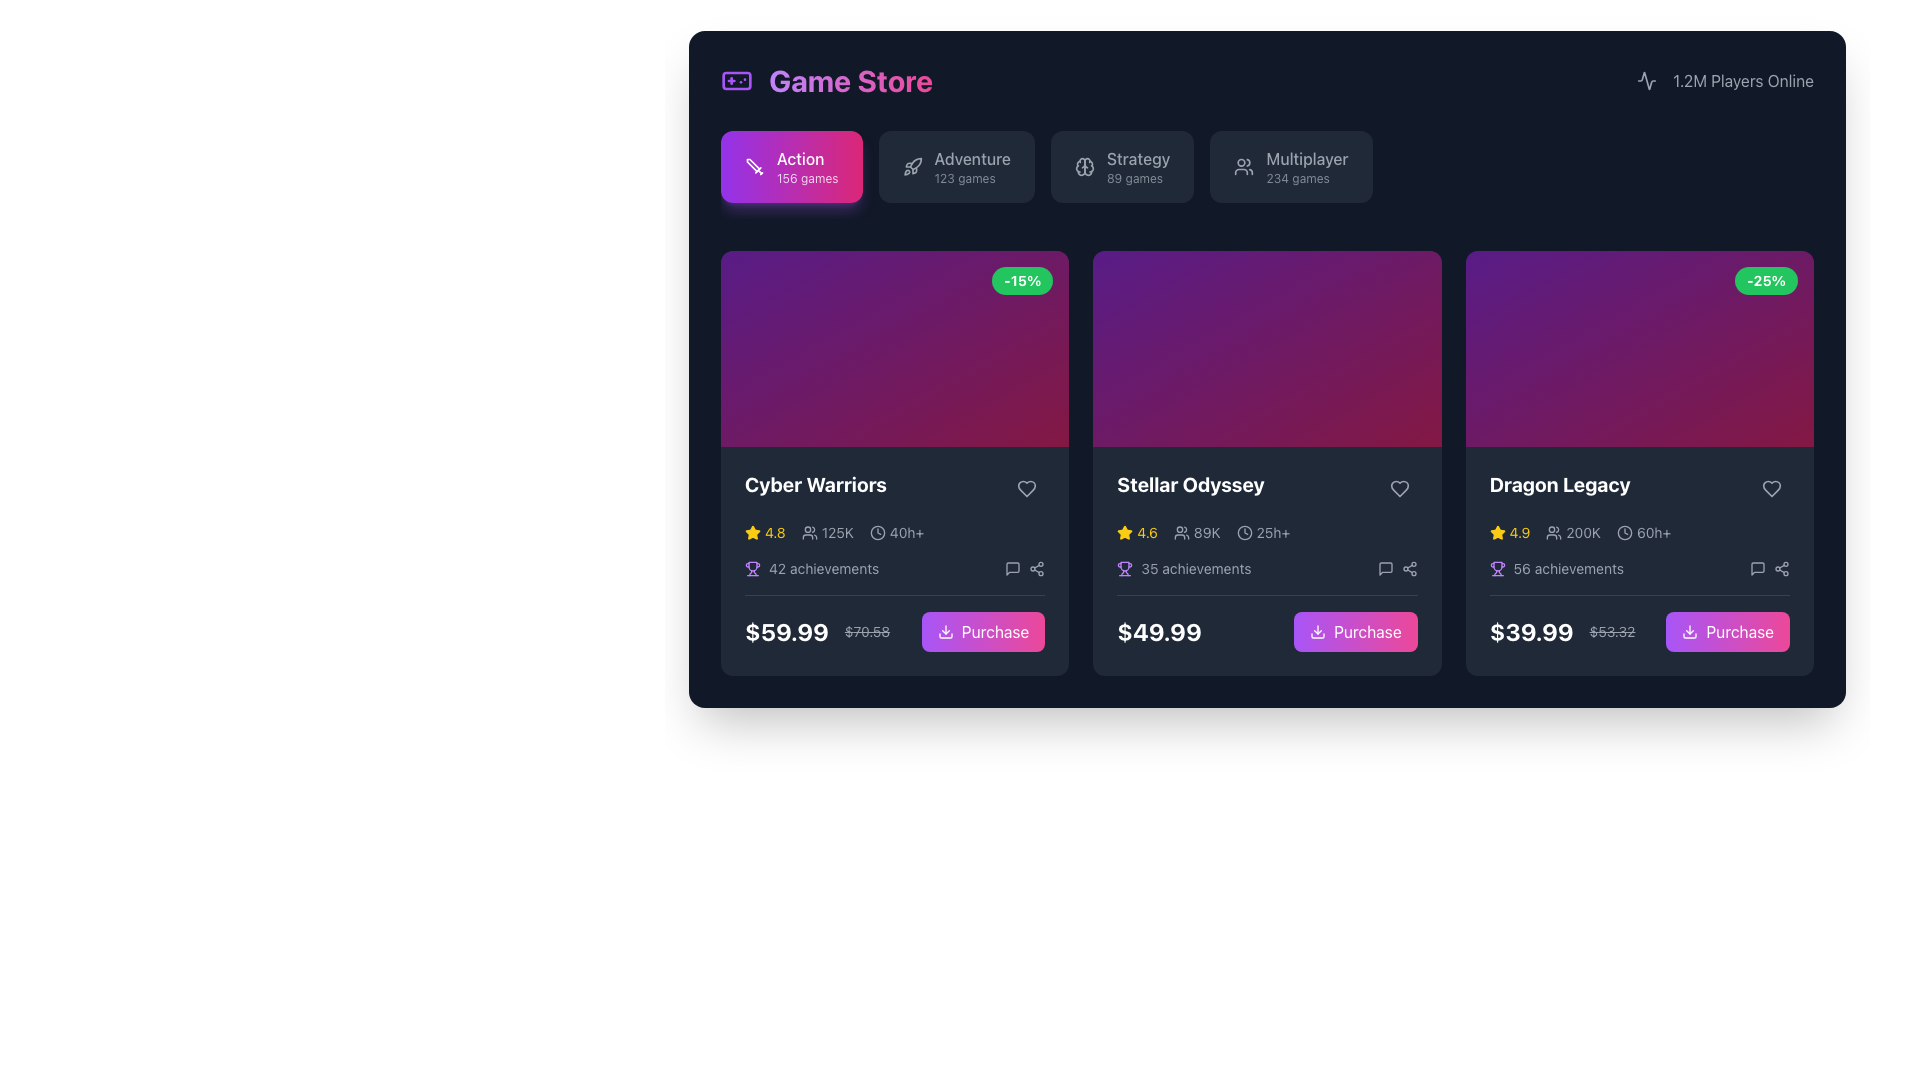  Describe the element at coordinates (812, 568) in the screenshot. I see `displayed information from the Label with a trophy icon indicating '42 achievements', which is located below the game's name 'Cyber Warriors' in the first game item card` at that location.